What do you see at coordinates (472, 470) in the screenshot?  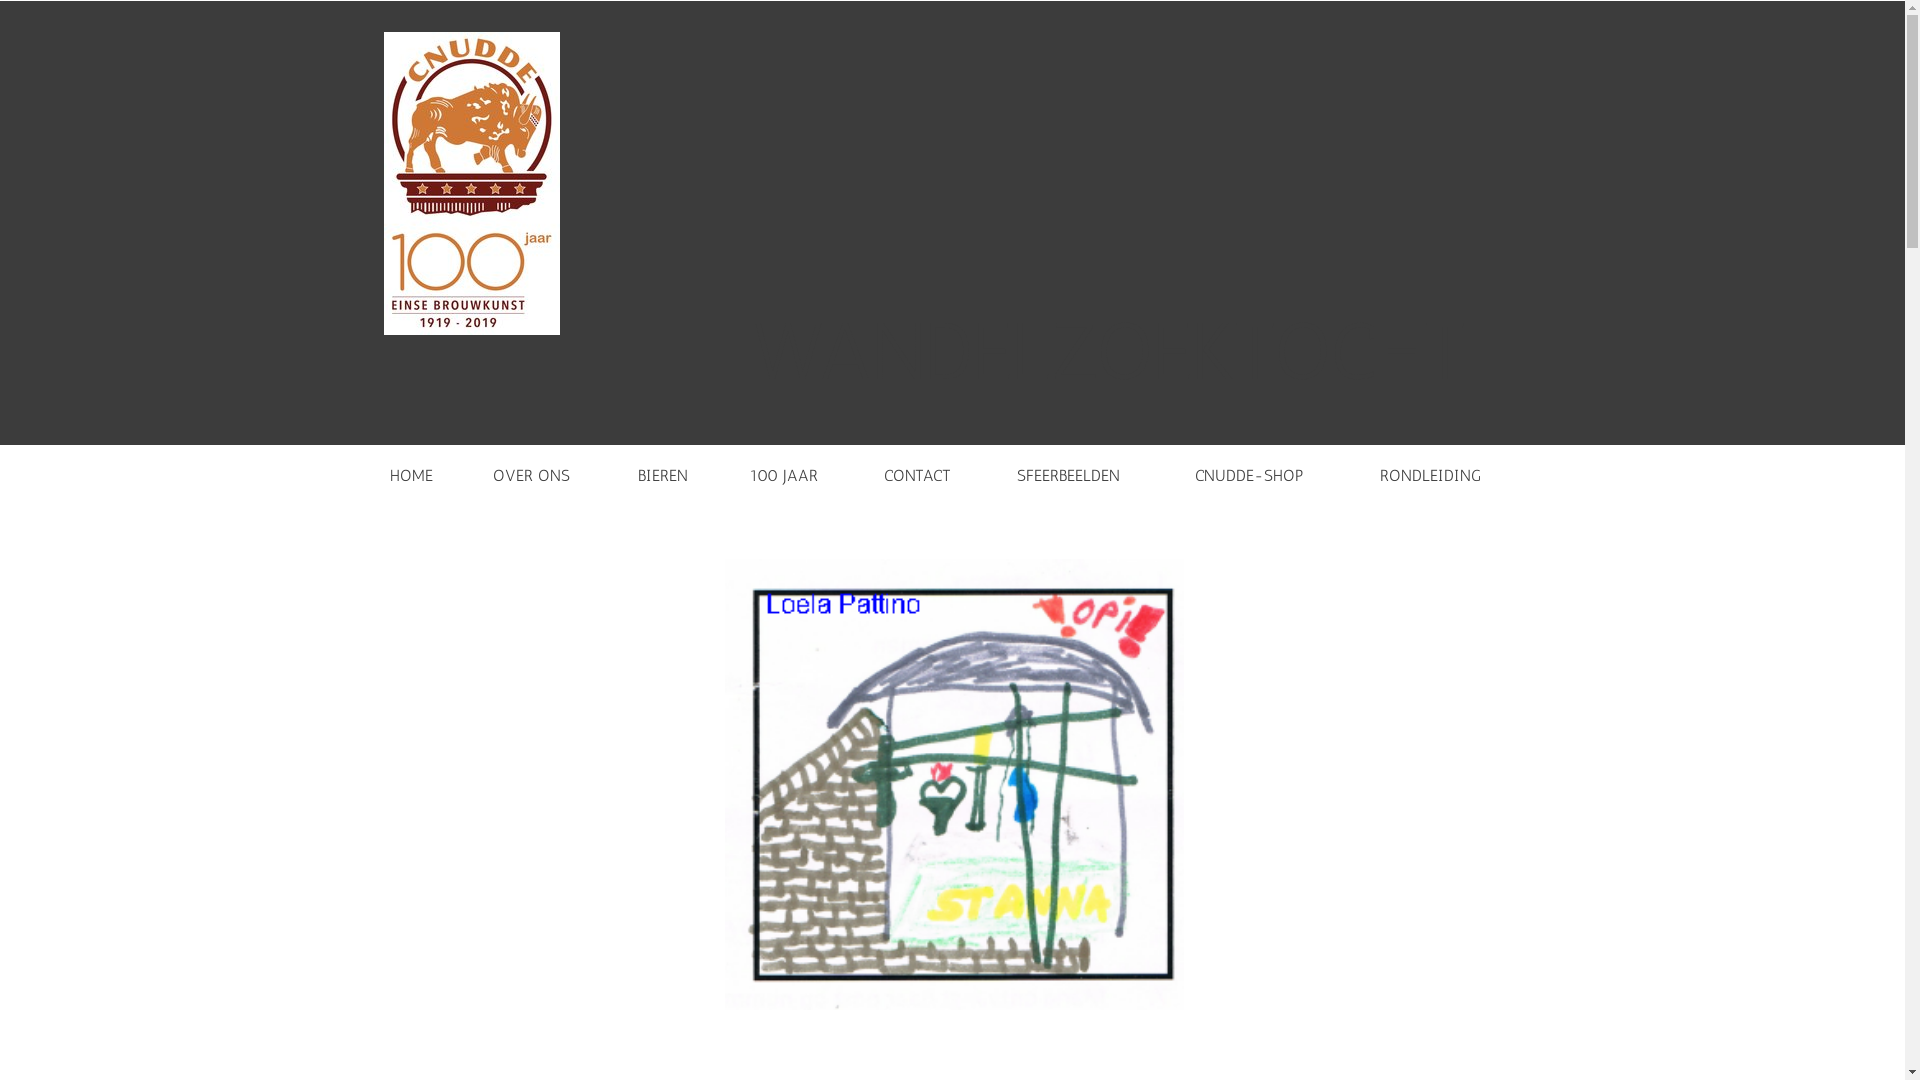 I see `'OVER ONS'` at bounding box center [472, 470].